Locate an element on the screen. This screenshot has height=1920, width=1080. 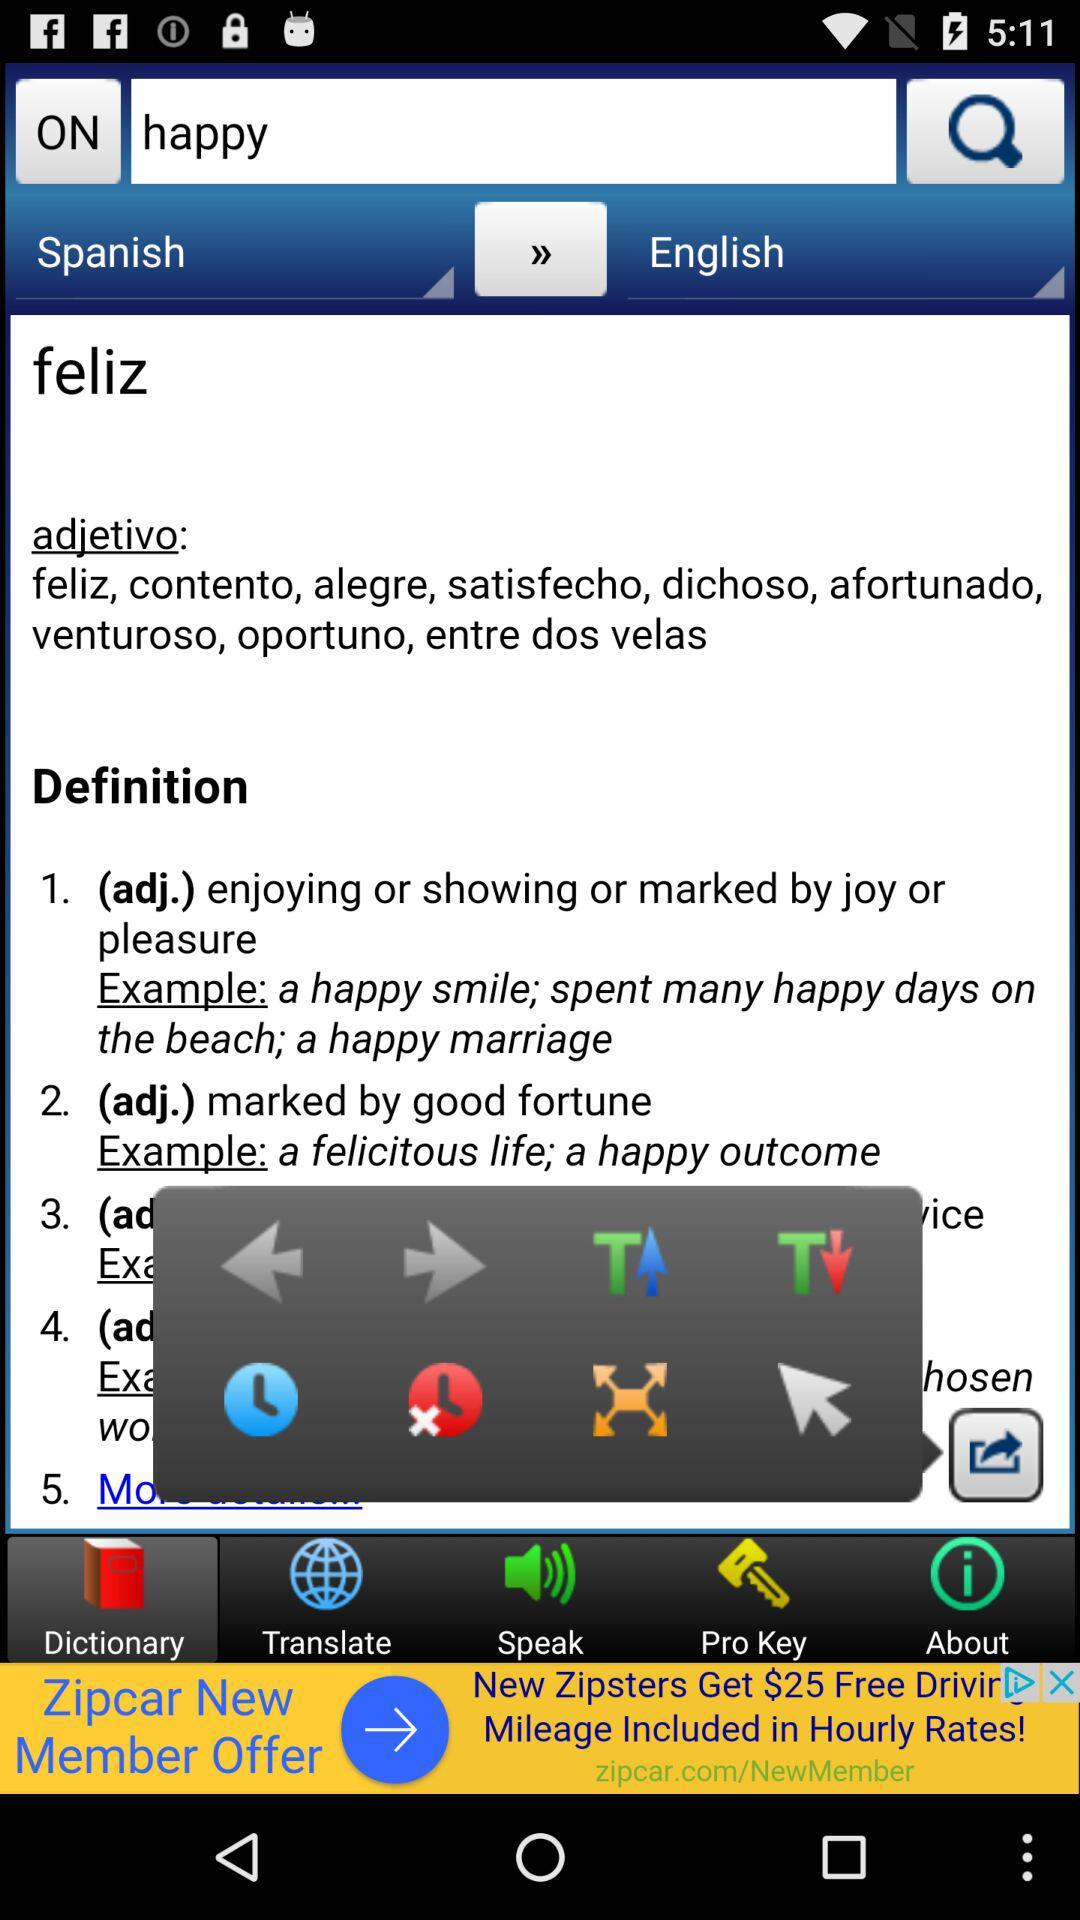
exit button is located at coordinates (995, 1454).